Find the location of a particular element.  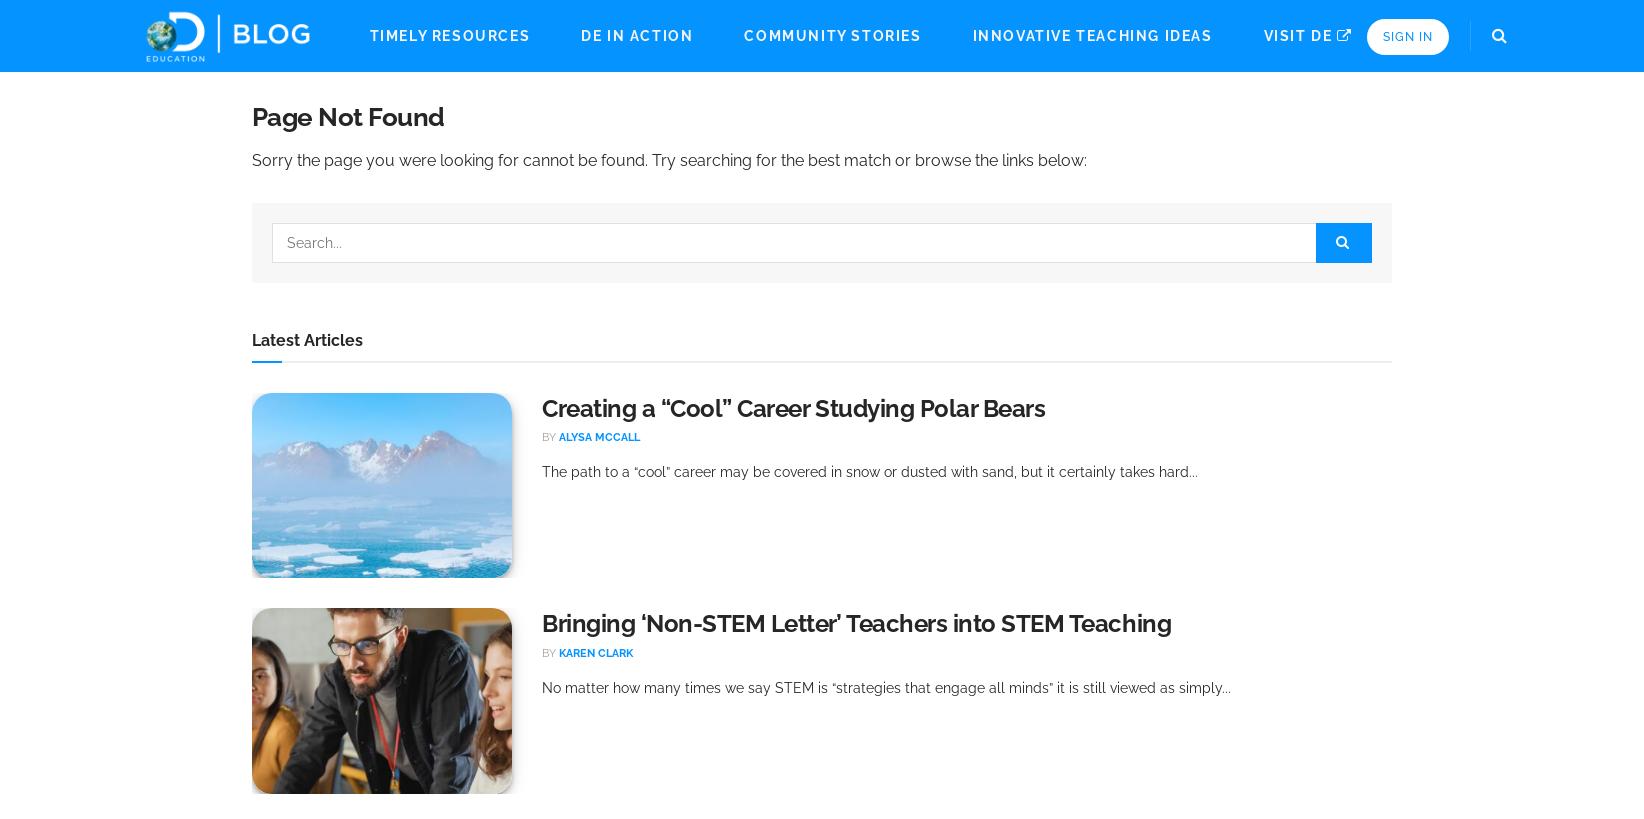

'Community Stories' is located at coordinates (832, 35).